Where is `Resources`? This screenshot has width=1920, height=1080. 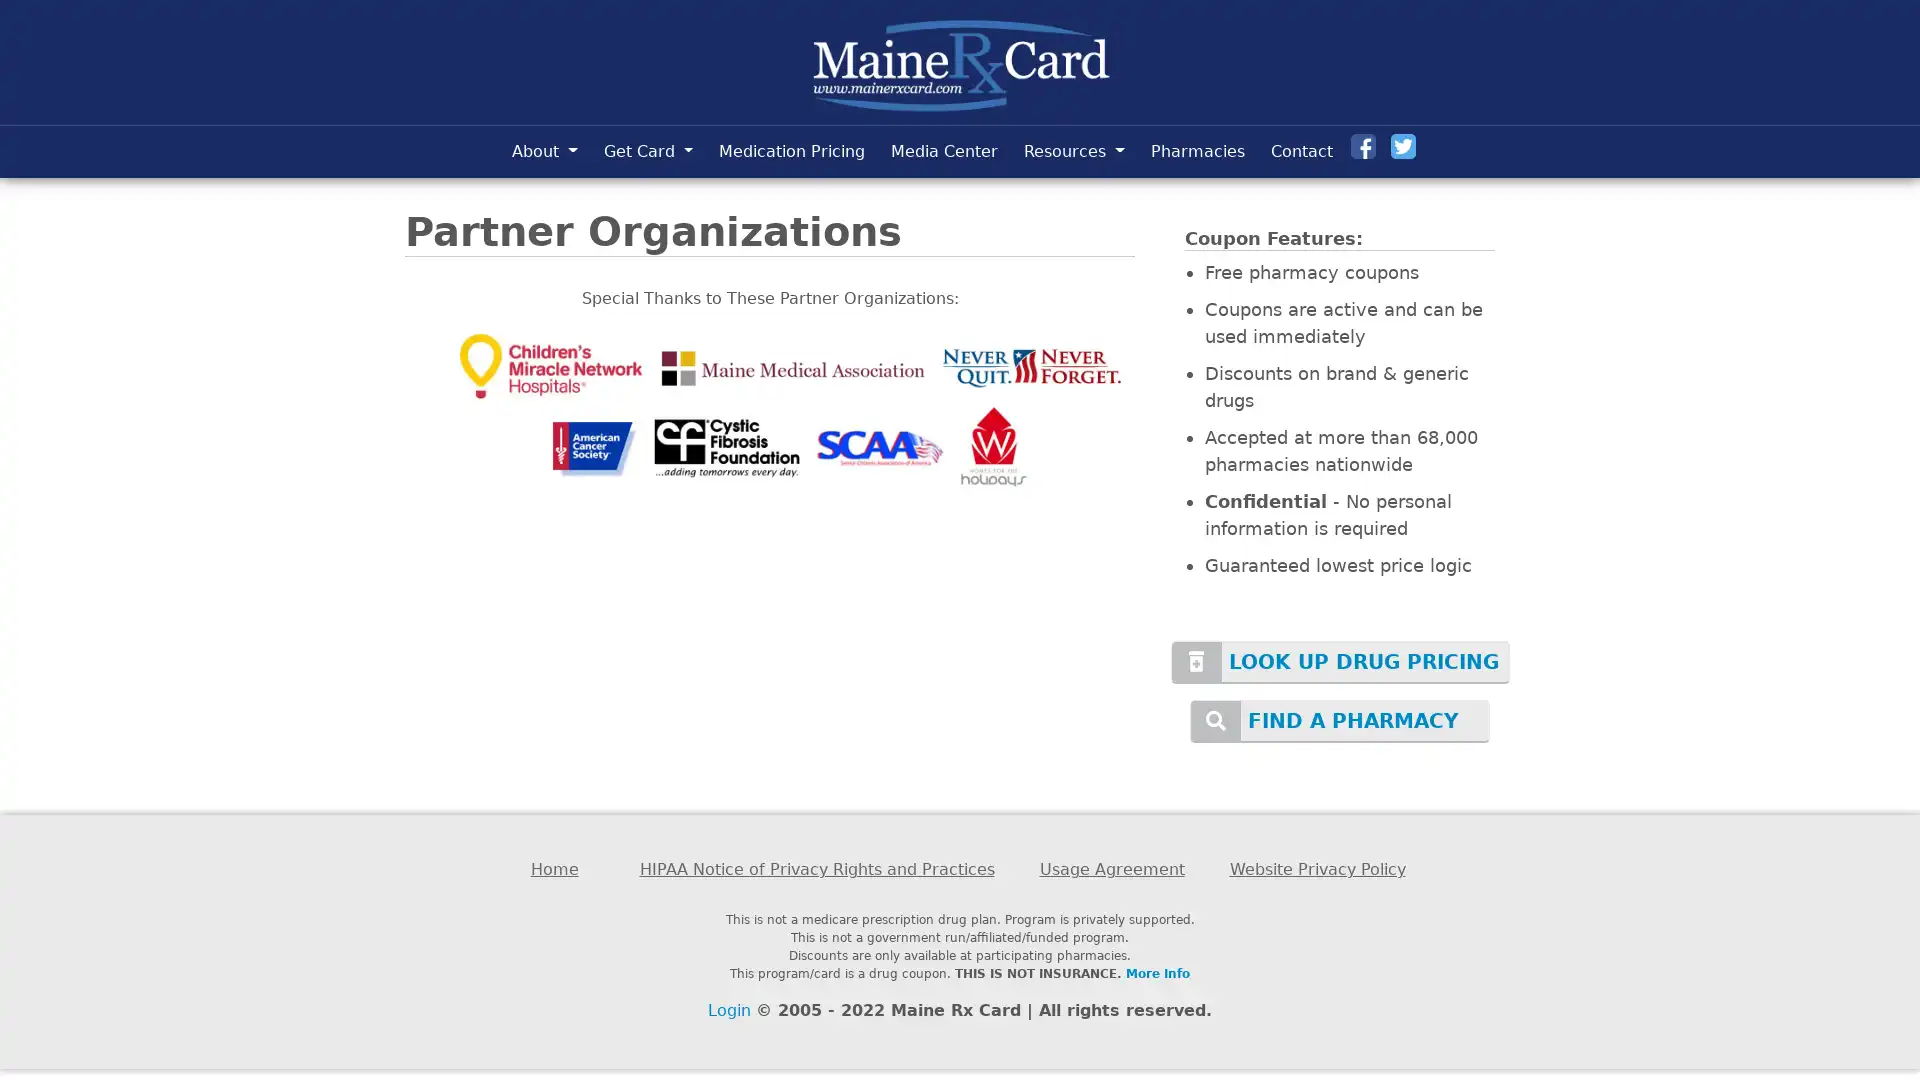 Resources is located at coordinates (1073, 150).